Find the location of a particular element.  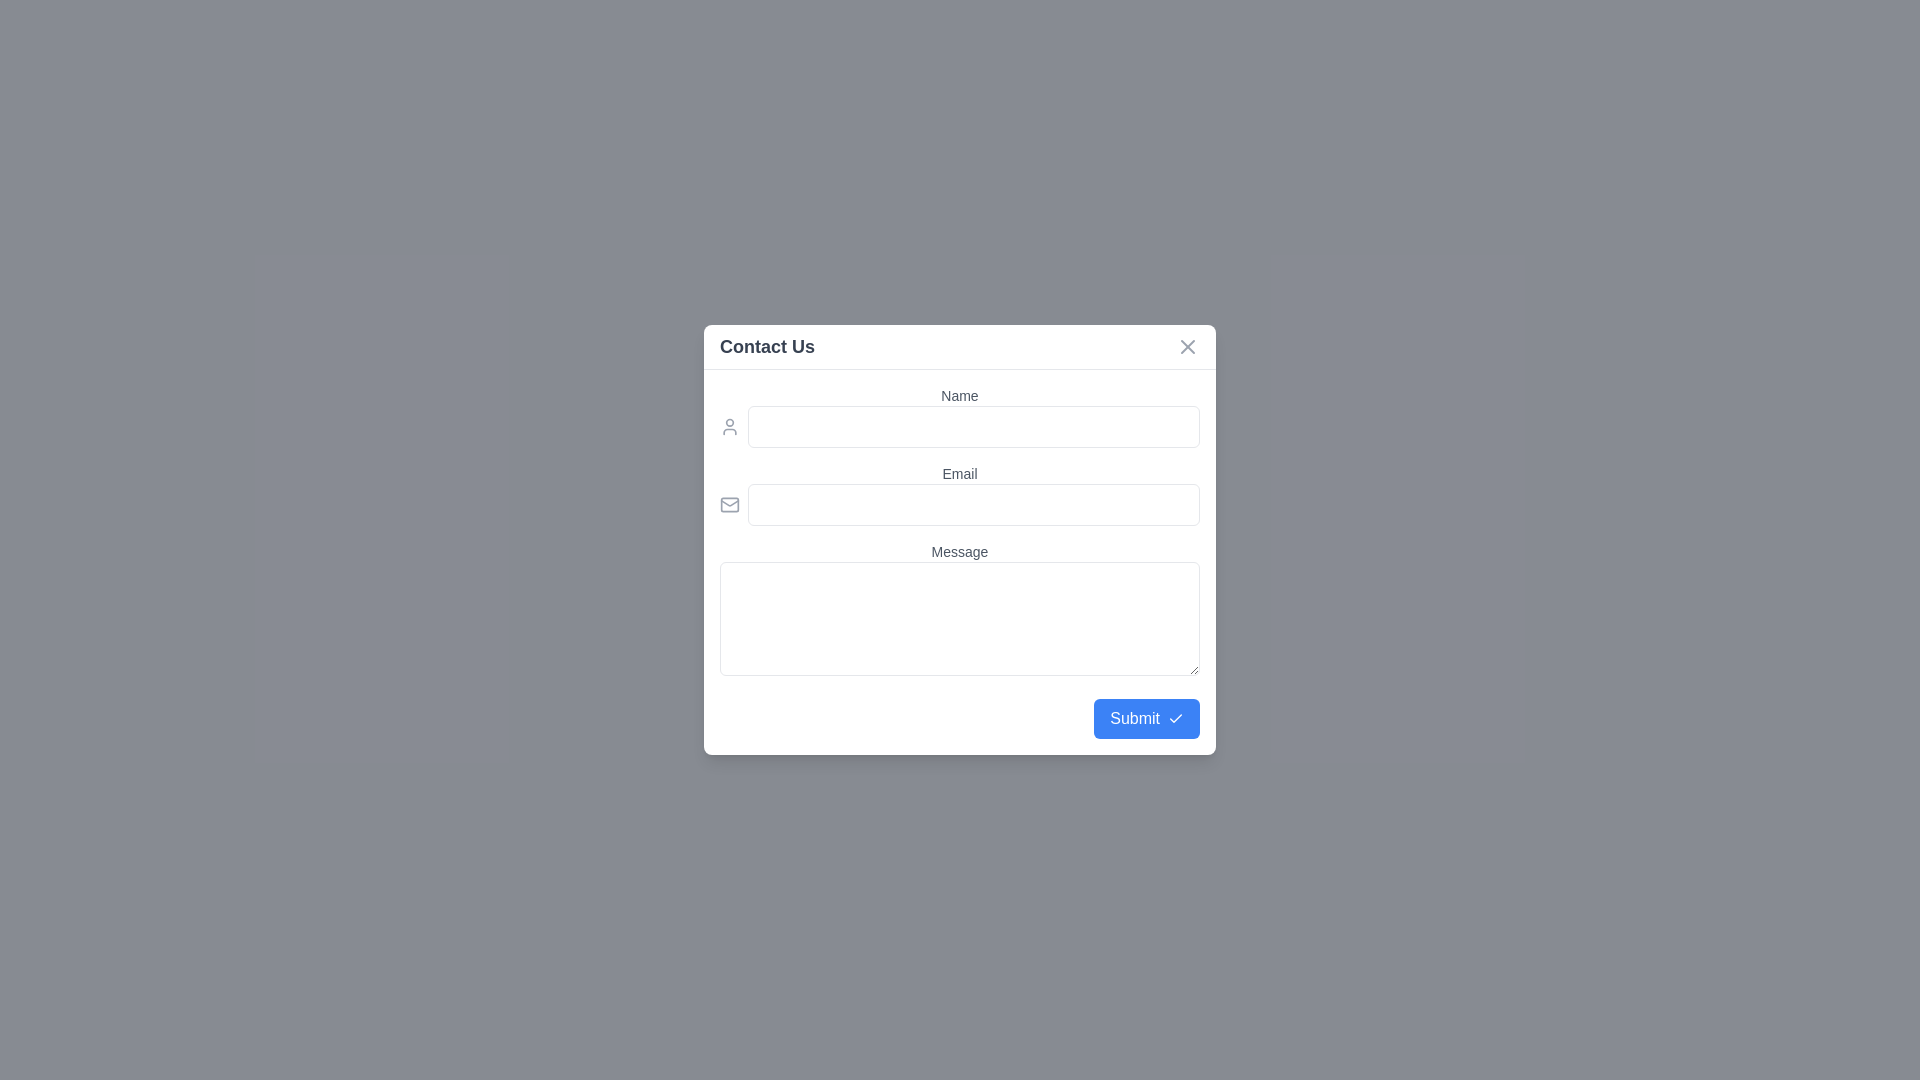

the diagonal cross symbol in the top-right corner of the modal's header area to indicate interactivity is located at coordinates (1188, 346).